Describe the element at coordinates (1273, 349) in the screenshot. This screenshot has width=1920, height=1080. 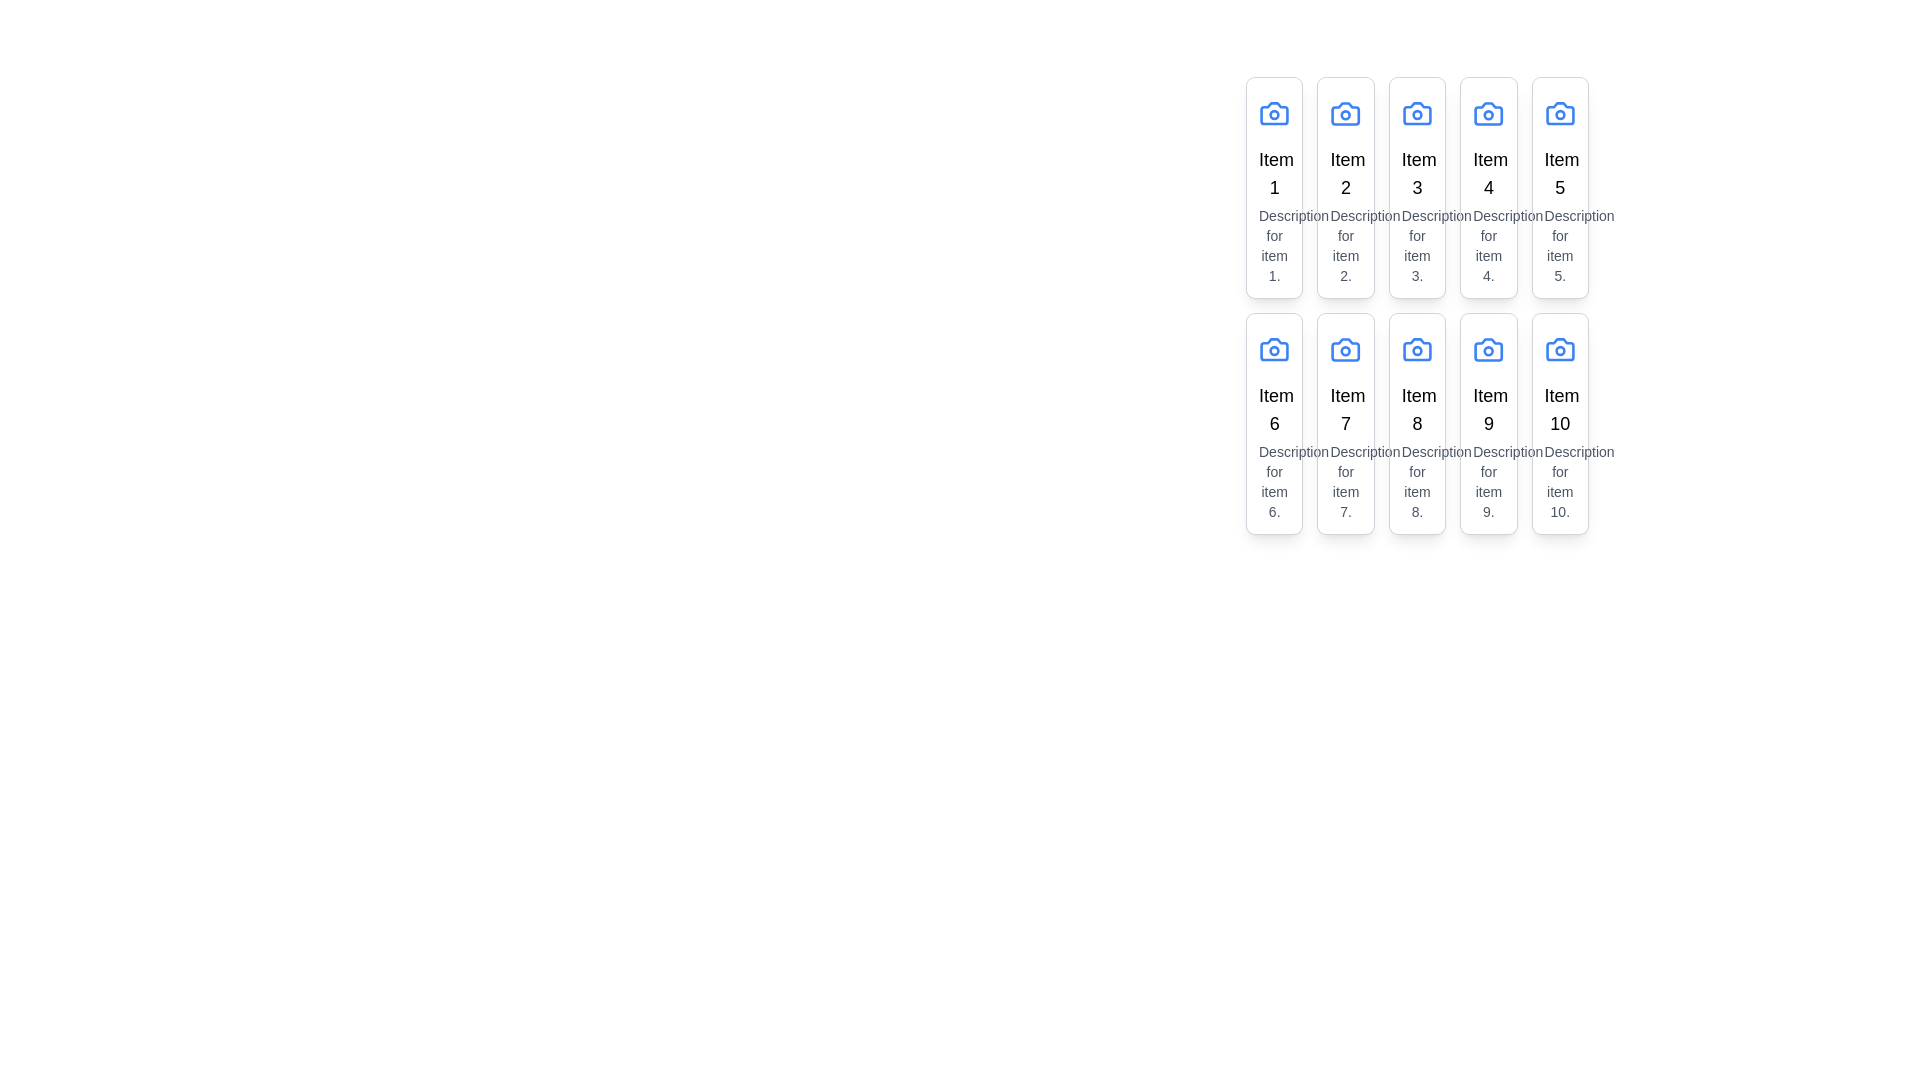
I see `the icon representing 'Item 6' located` at that location.